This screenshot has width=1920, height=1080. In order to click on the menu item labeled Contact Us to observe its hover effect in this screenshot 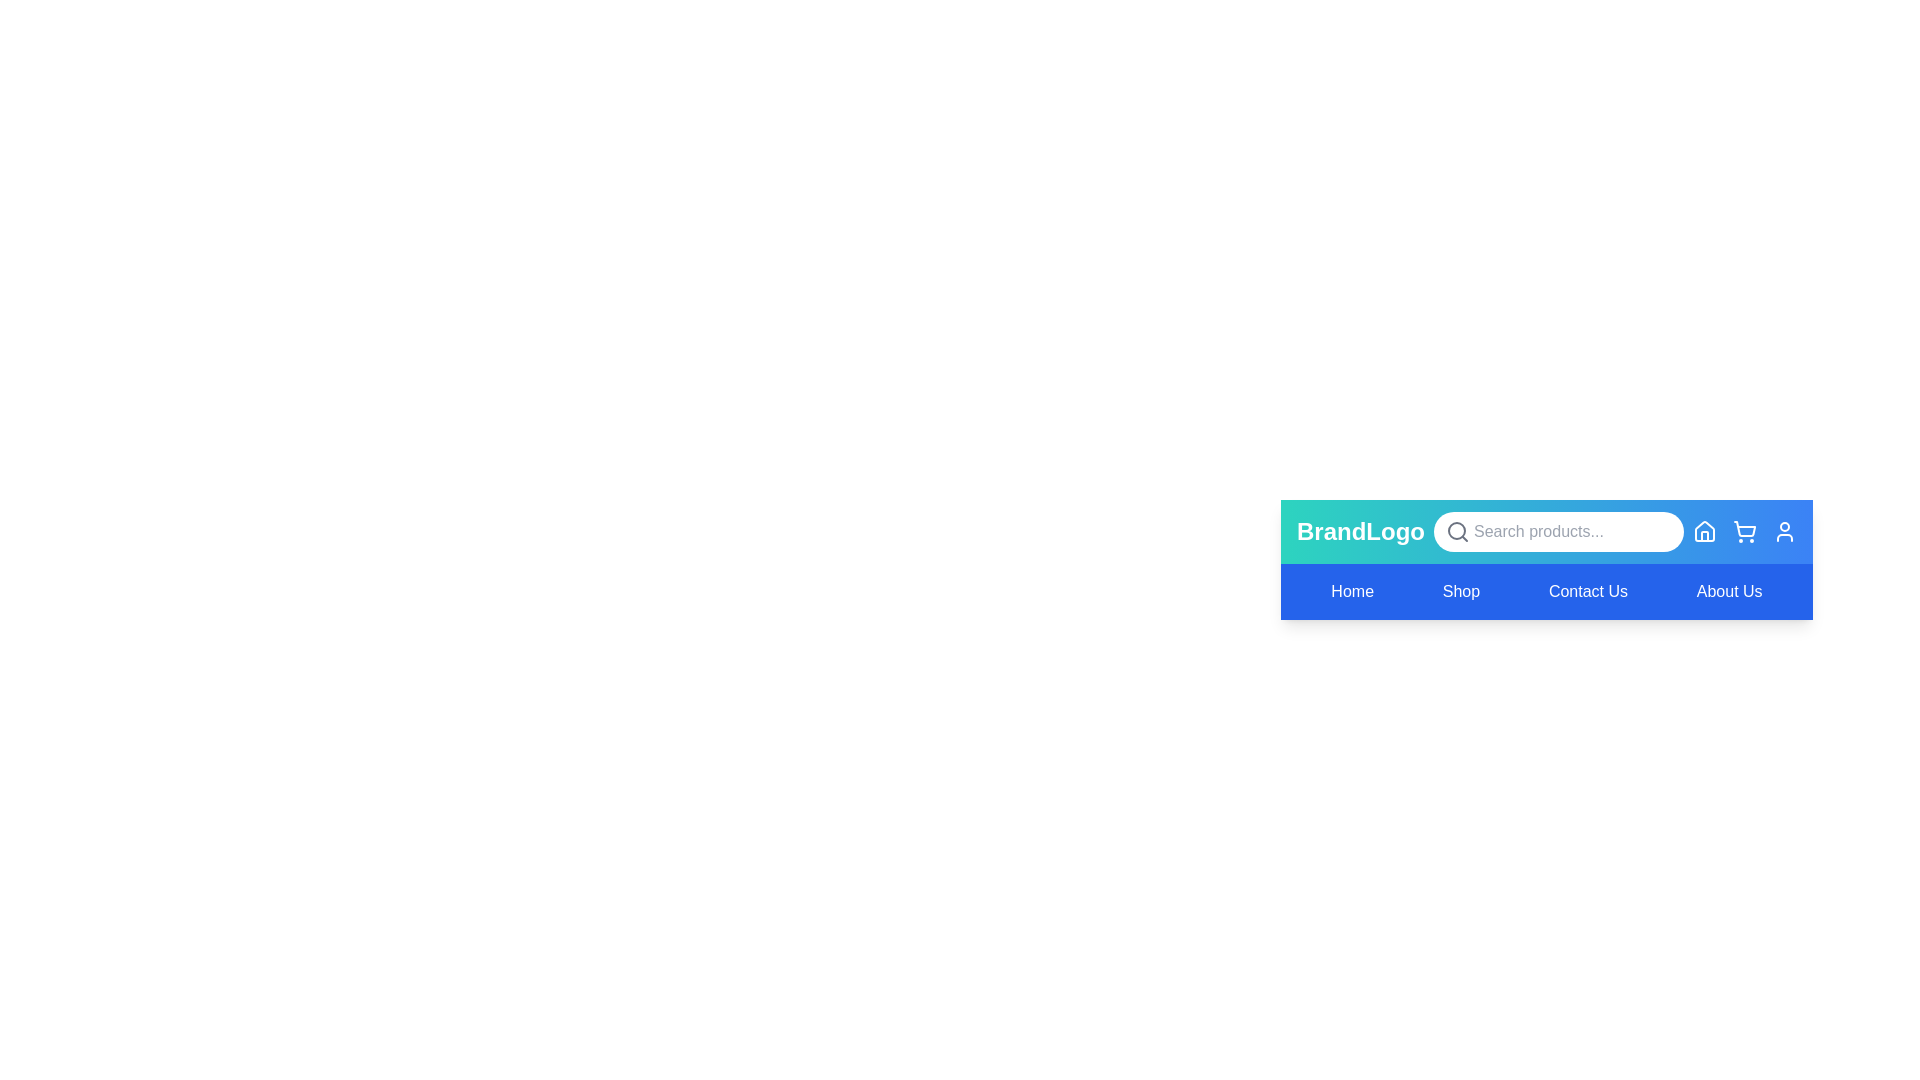, I will do `click(1587, 590)`.